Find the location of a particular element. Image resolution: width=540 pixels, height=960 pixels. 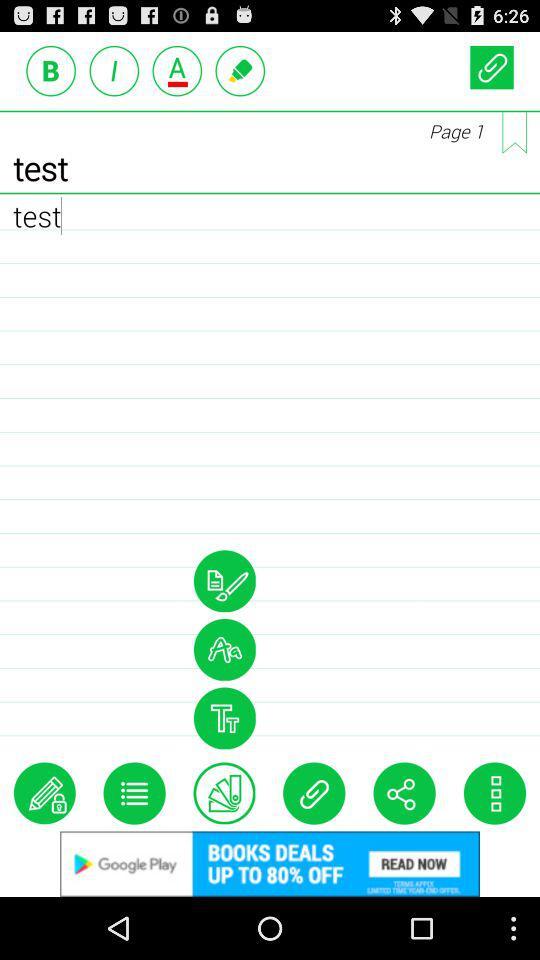

the write text option is located at coordinates (44, 793).